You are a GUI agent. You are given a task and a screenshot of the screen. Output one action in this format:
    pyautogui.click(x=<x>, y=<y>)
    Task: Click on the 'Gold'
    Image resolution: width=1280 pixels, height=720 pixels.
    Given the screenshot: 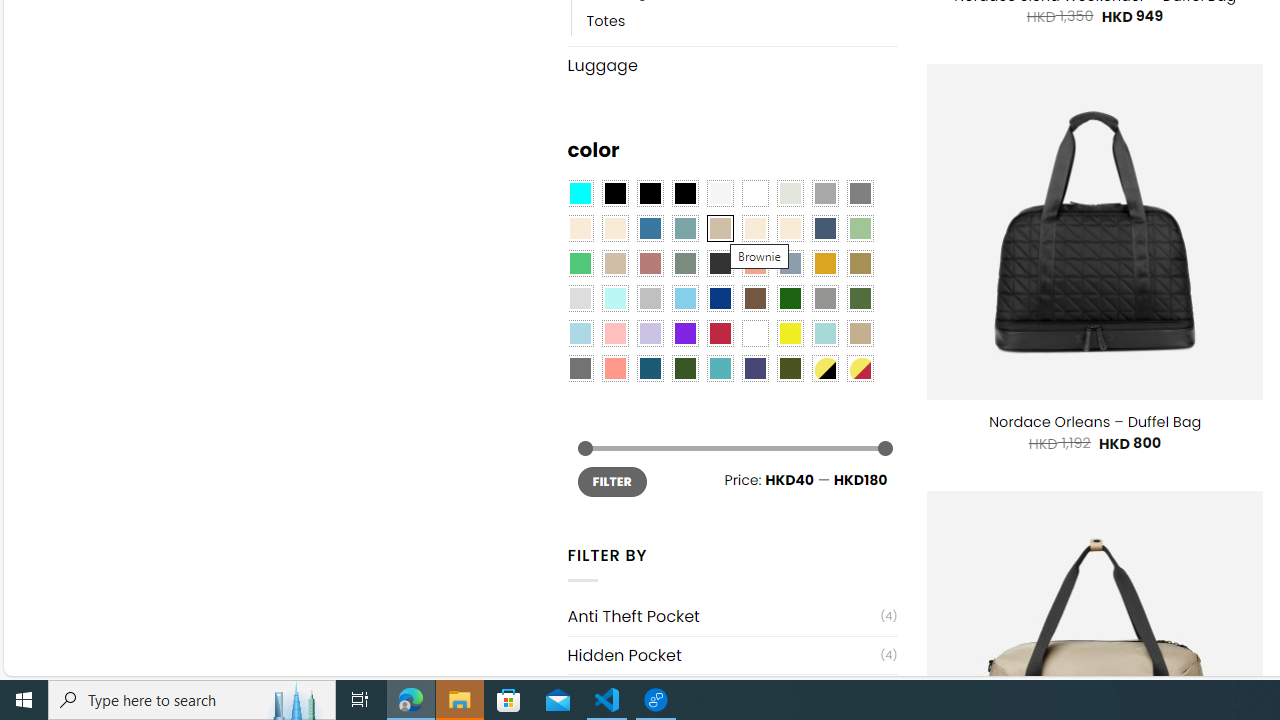 What is the action you would take?
    pyautogui.click(x=824, y=263)
    